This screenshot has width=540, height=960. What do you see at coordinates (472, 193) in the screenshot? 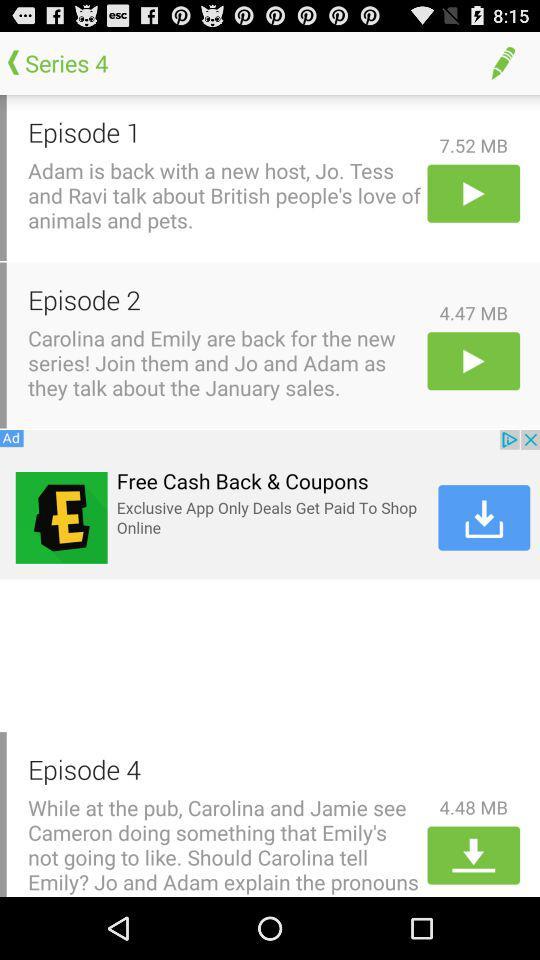
I see `episode one` at bounding box center [472, 193].